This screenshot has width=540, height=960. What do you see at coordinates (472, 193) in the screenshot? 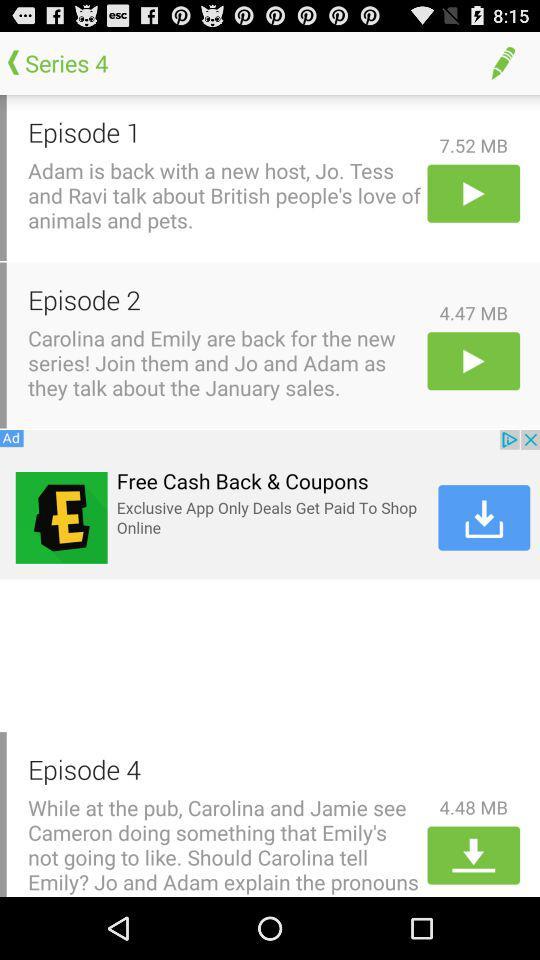
I see `episode one` at bounding box center [472, 193].